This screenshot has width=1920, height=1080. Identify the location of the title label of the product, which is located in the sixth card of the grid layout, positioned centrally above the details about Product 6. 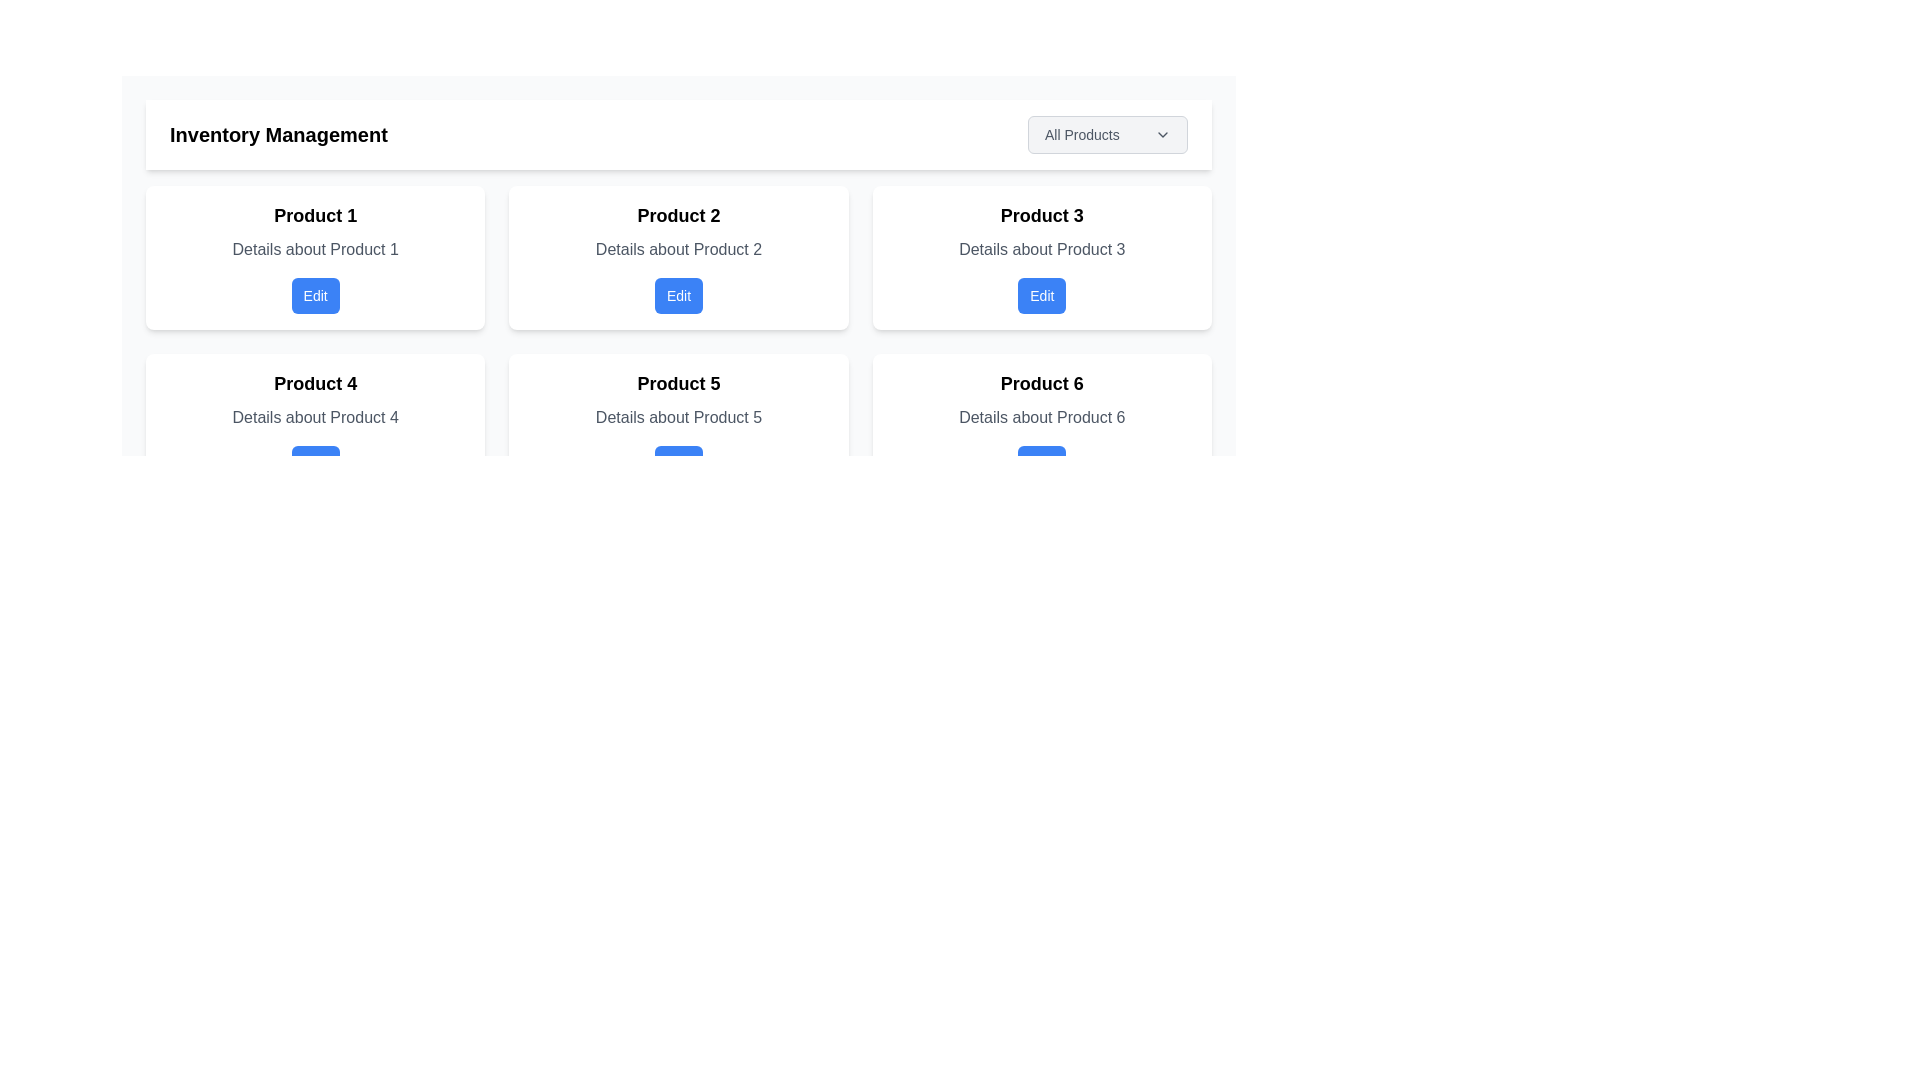
(1041, 384).